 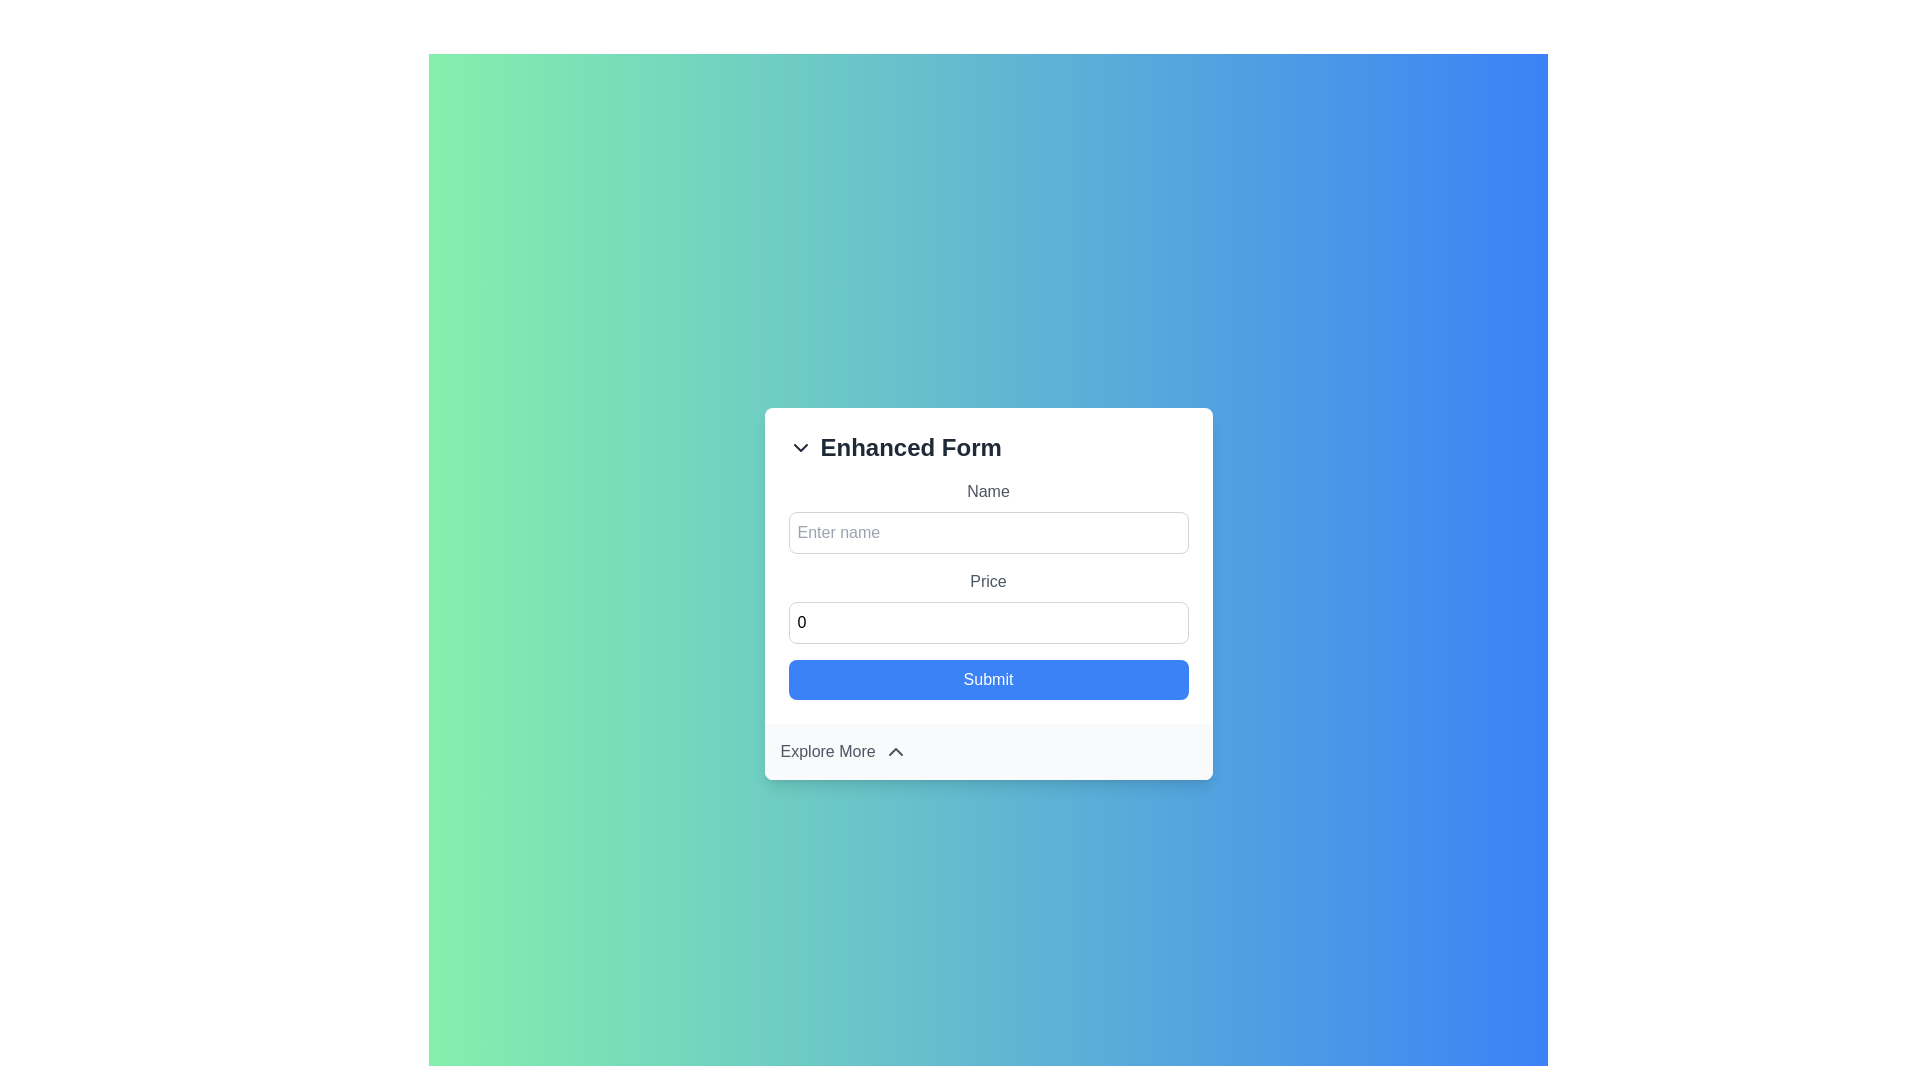 What do you see at coordinates (800, 446) in the screenshot?
I see `the downward-pointing chevron icon located to the left of the 'Enhanced Form' text` at bounding box center [800, 446].